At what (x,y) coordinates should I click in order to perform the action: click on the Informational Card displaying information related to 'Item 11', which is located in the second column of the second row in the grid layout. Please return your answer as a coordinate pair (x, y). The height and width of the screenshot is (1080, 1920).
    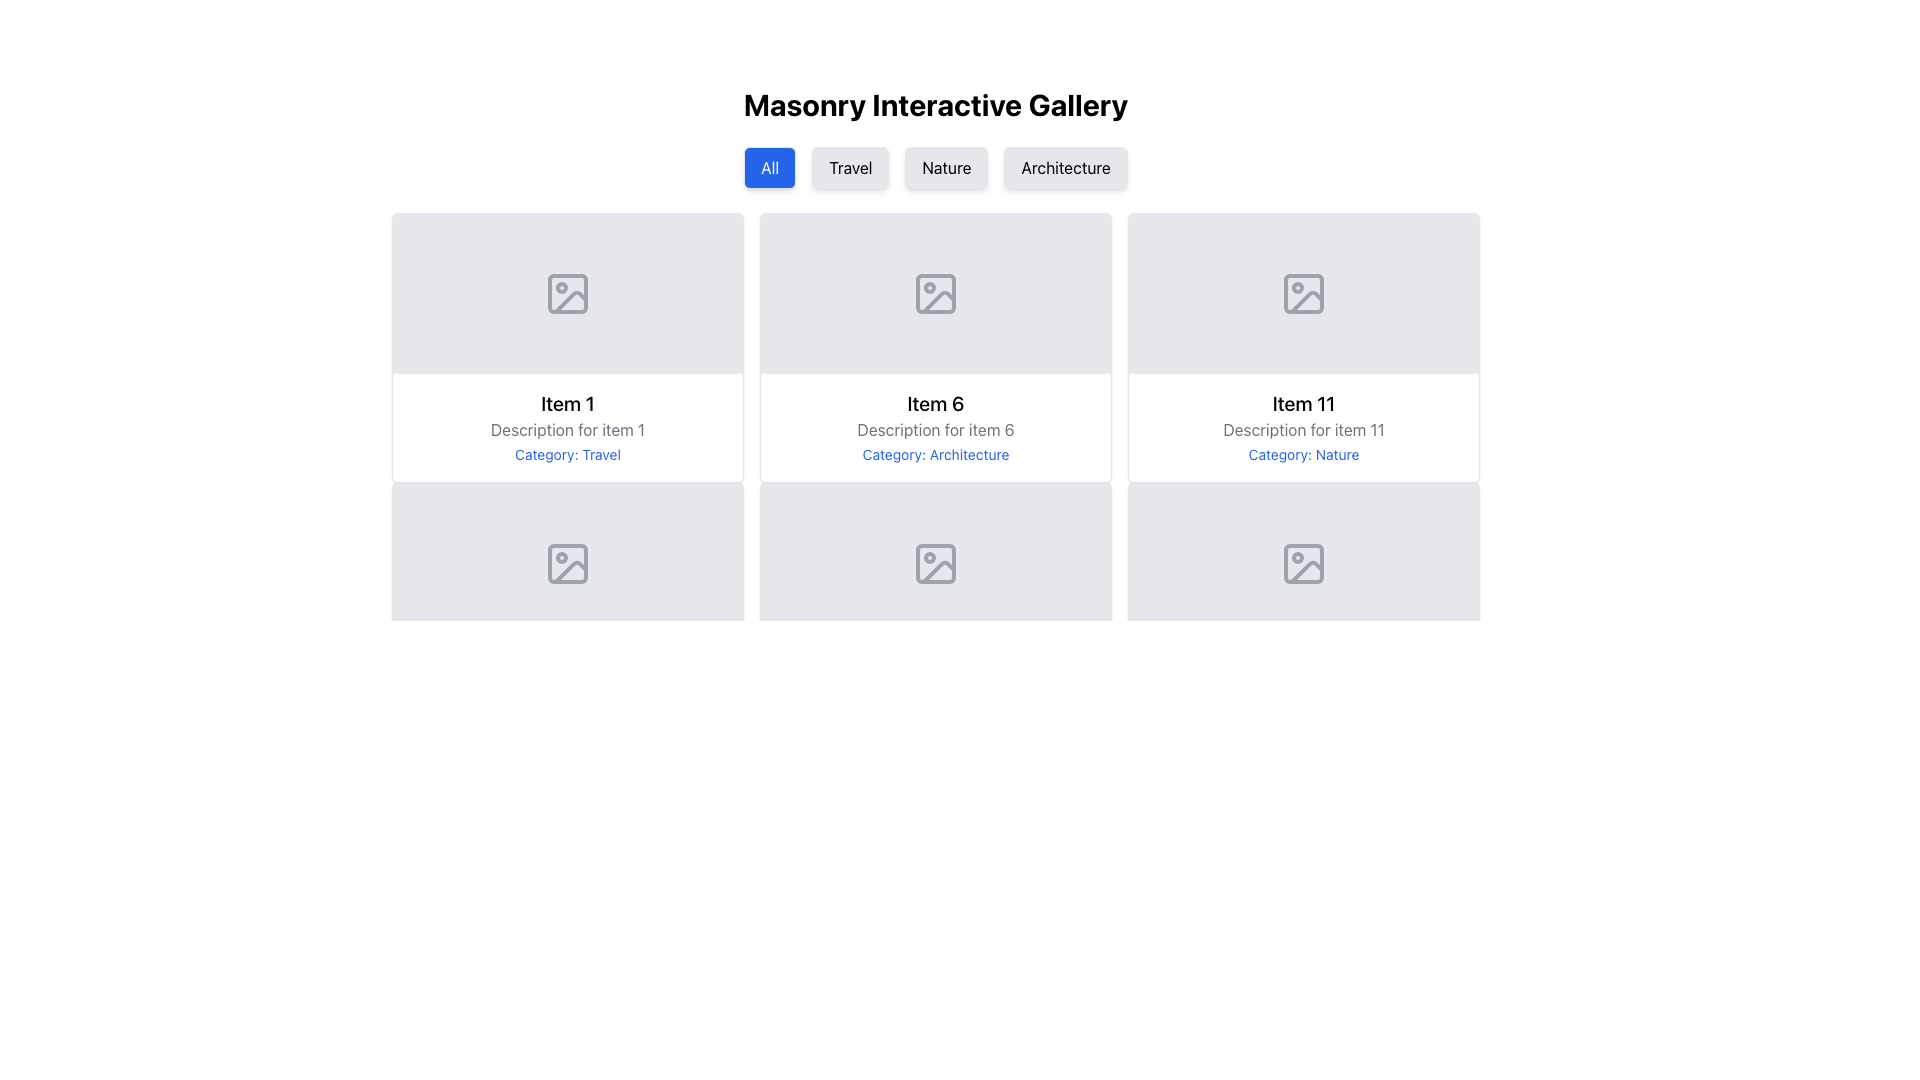
    Looking at the image, I should click on (1304, 346).